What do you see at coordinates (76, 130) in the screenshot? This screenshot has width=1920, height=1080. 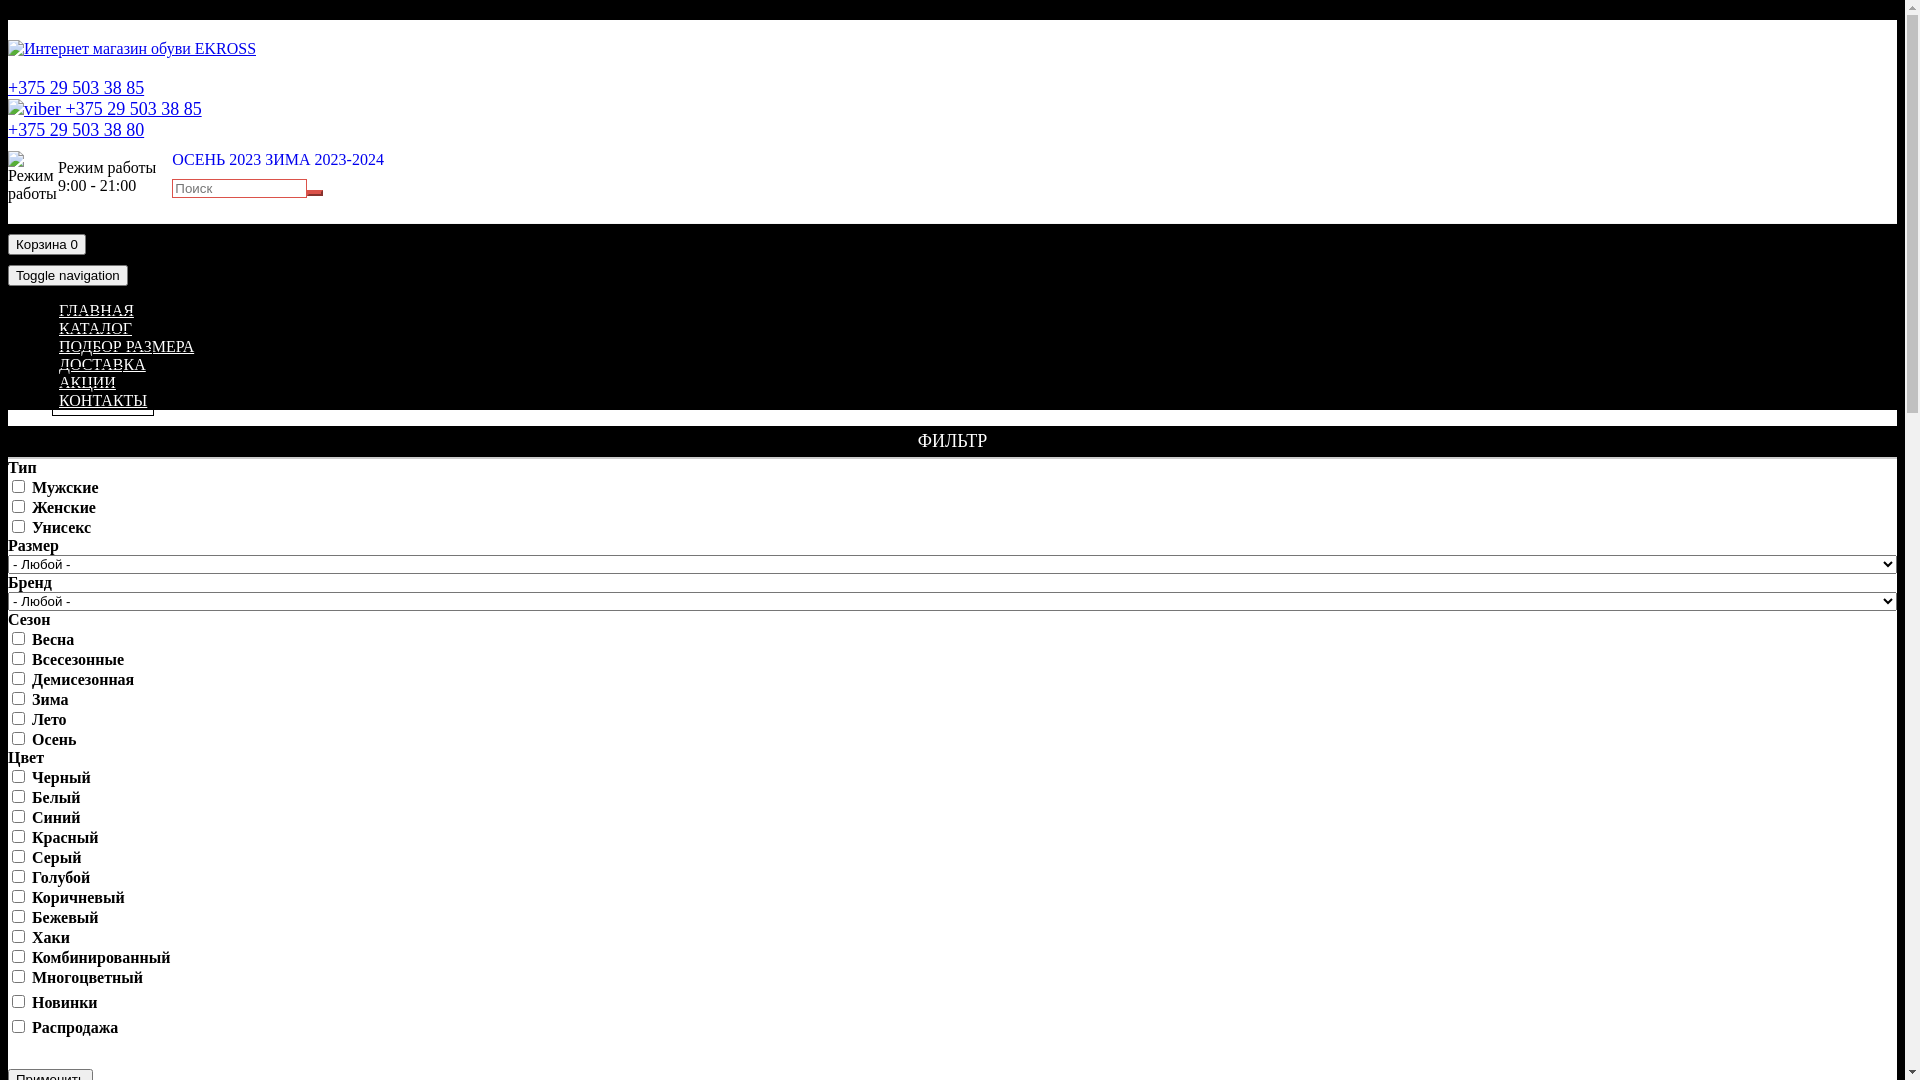 I see `'+375 29 503 38 80'` at bounding box center [76, 130].